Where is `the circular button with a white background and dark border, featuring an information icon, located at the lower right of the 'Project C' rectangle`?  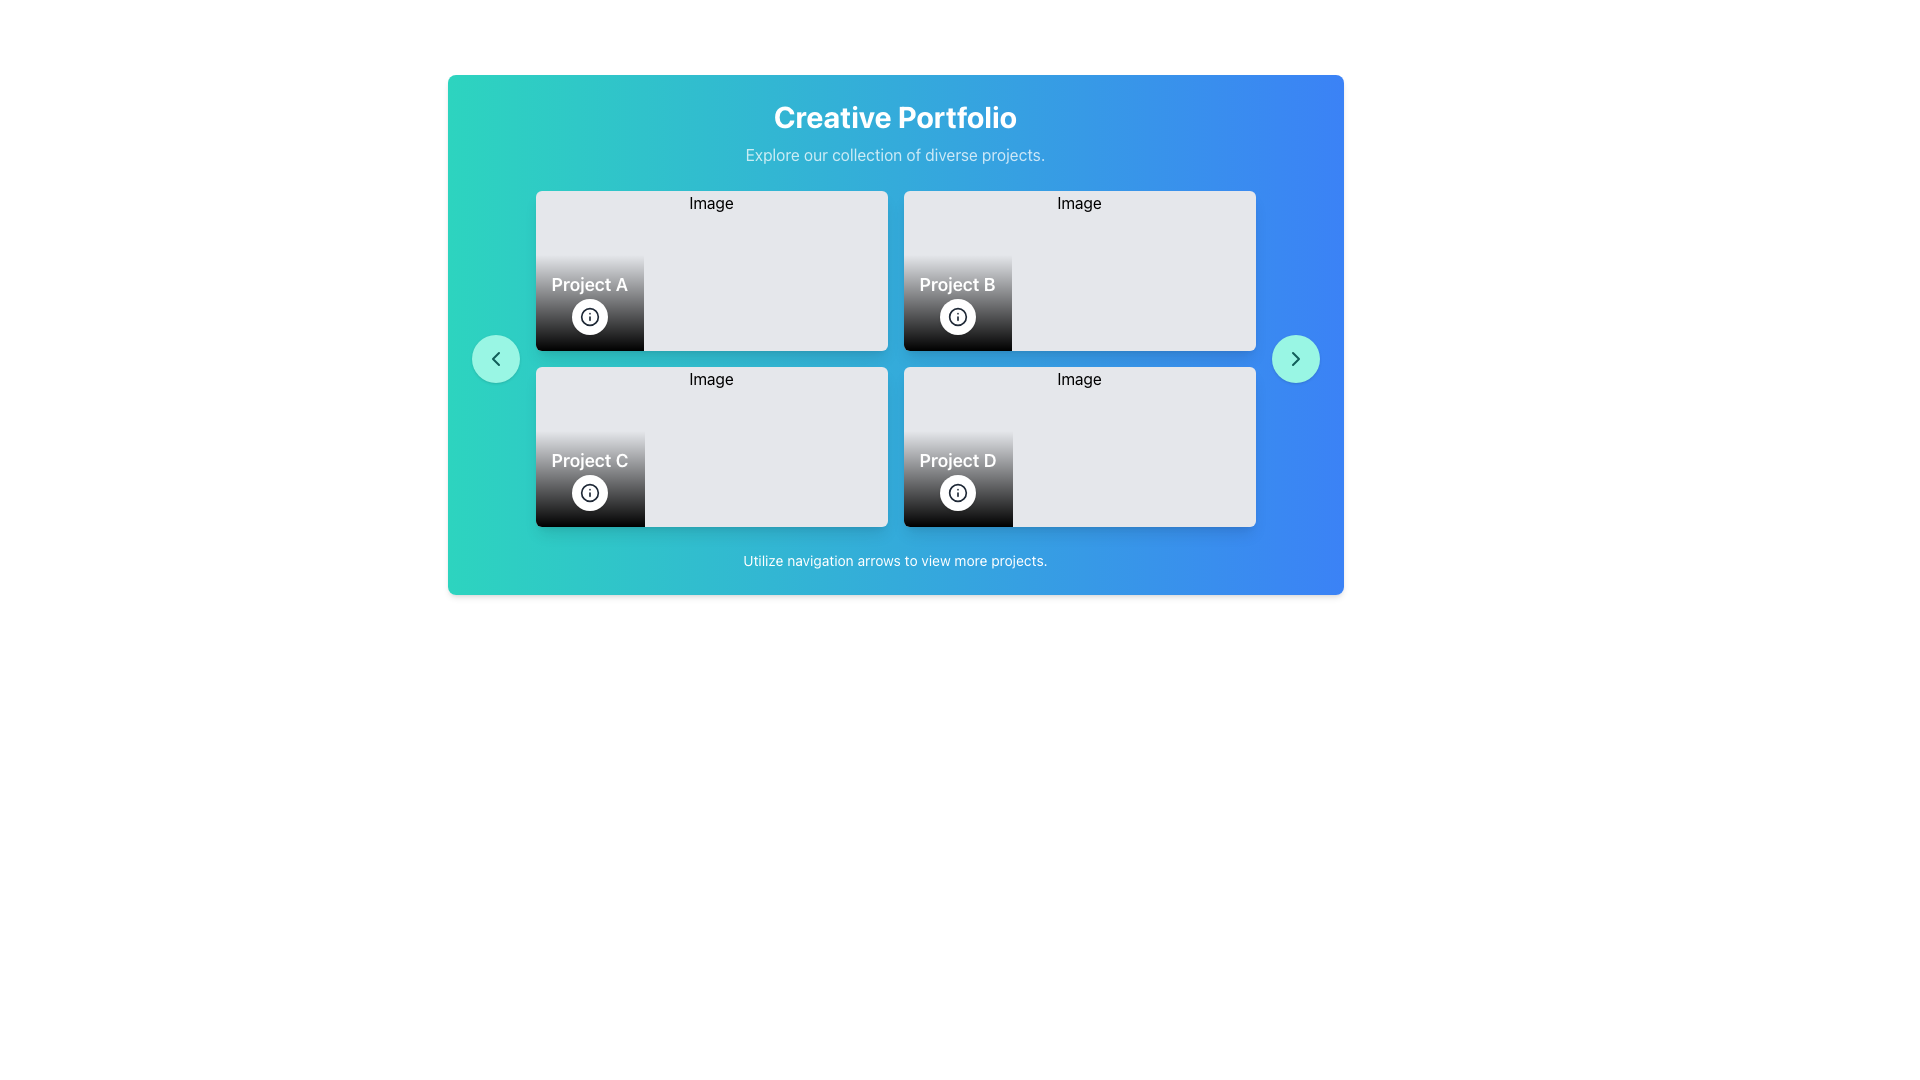 the circular button with a white background and dark border, featuring an information icon, located at the lower right of the 'Project C' rectangle is located at coordinates (589, 493).